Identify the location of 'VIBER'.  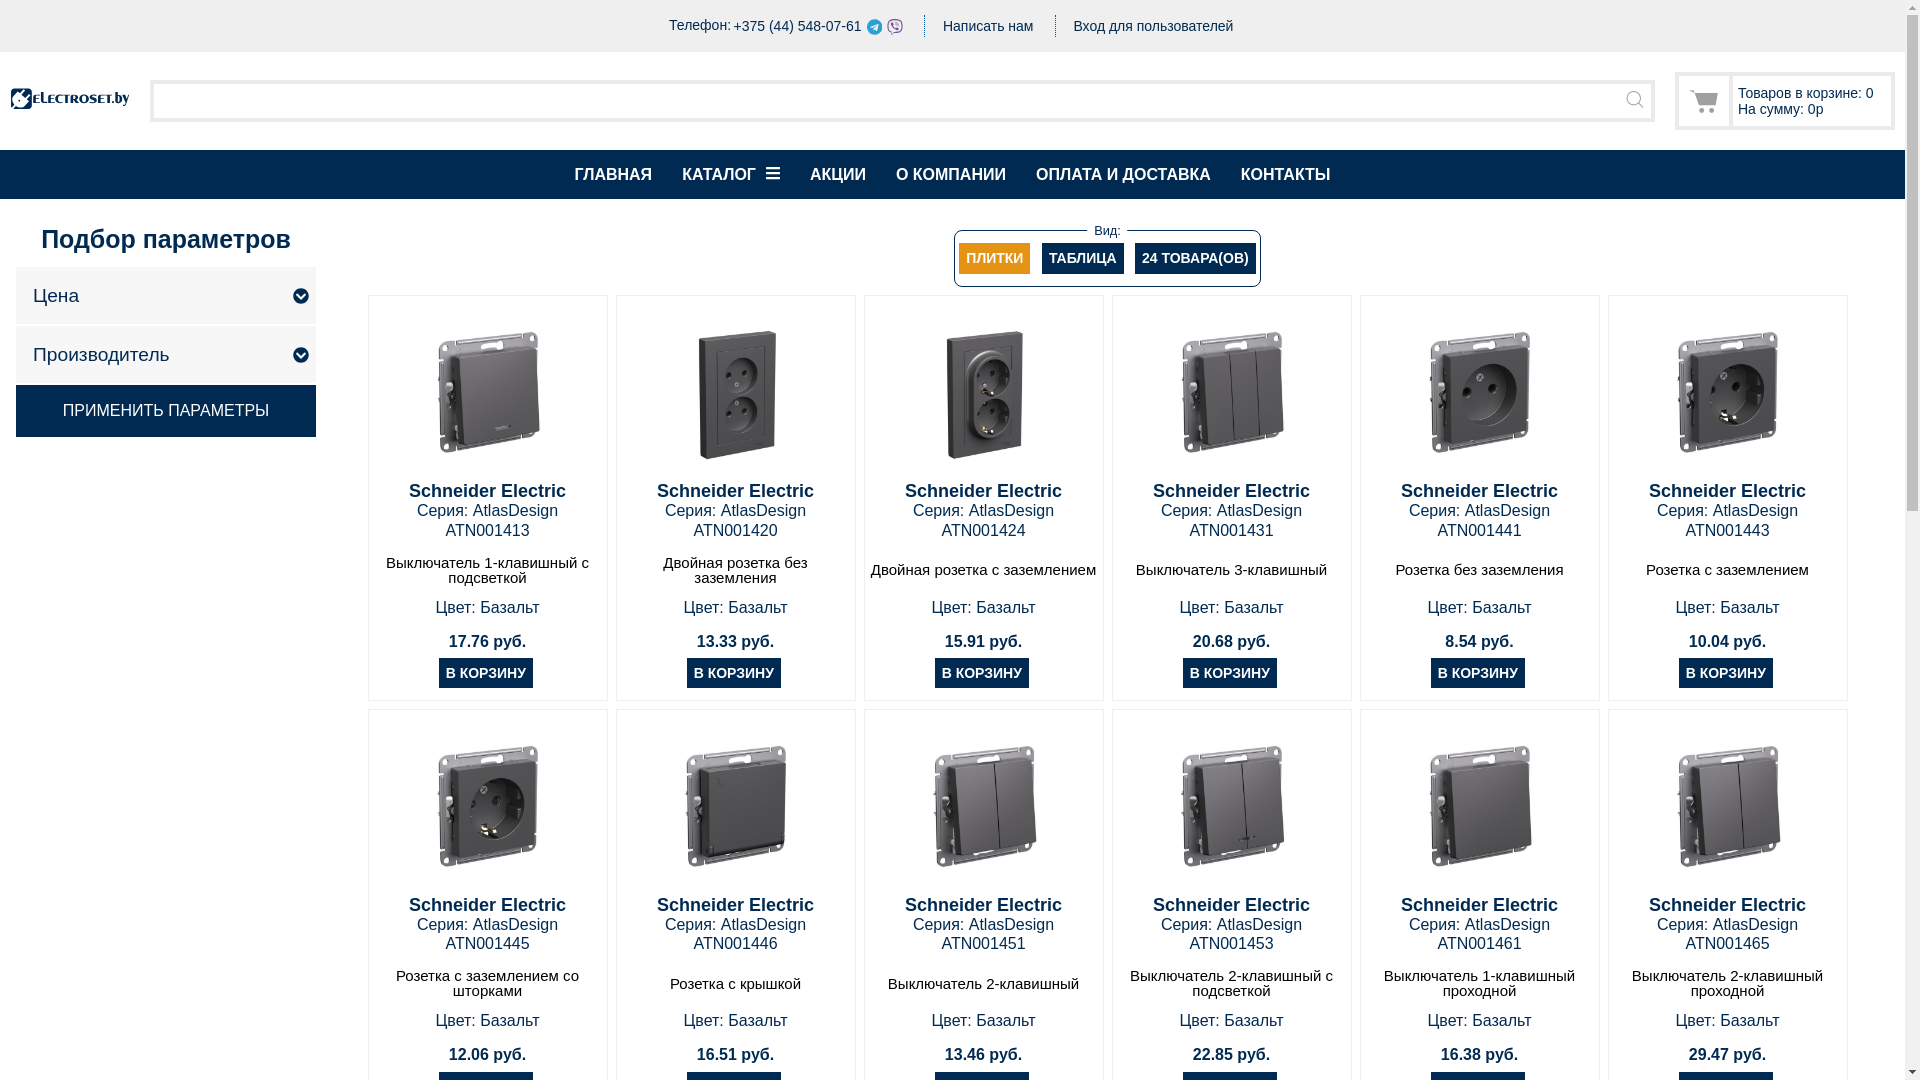
(893, 26).